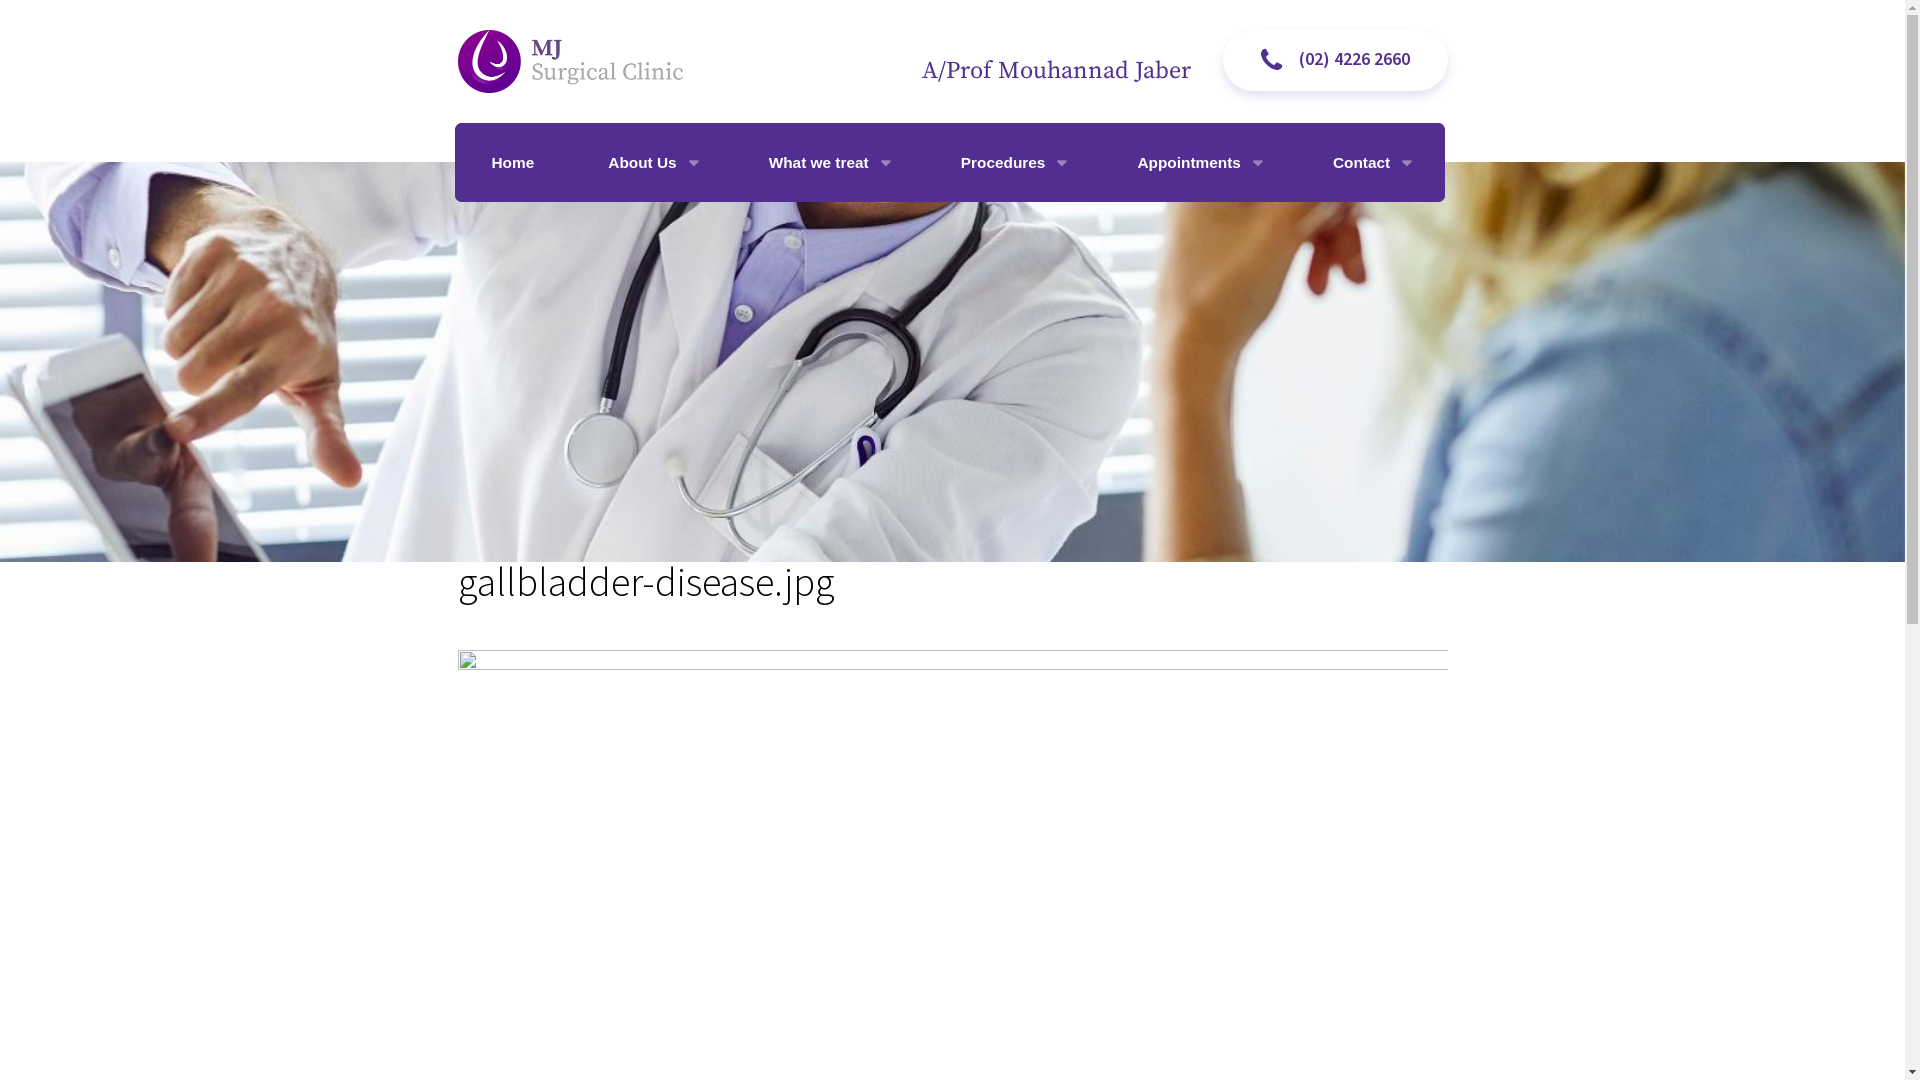 This screenshot has width=1920, height=1080. Describe the element at coordinates (83, 0) in the screenshot. I see `'Skip to main content'` at that location.